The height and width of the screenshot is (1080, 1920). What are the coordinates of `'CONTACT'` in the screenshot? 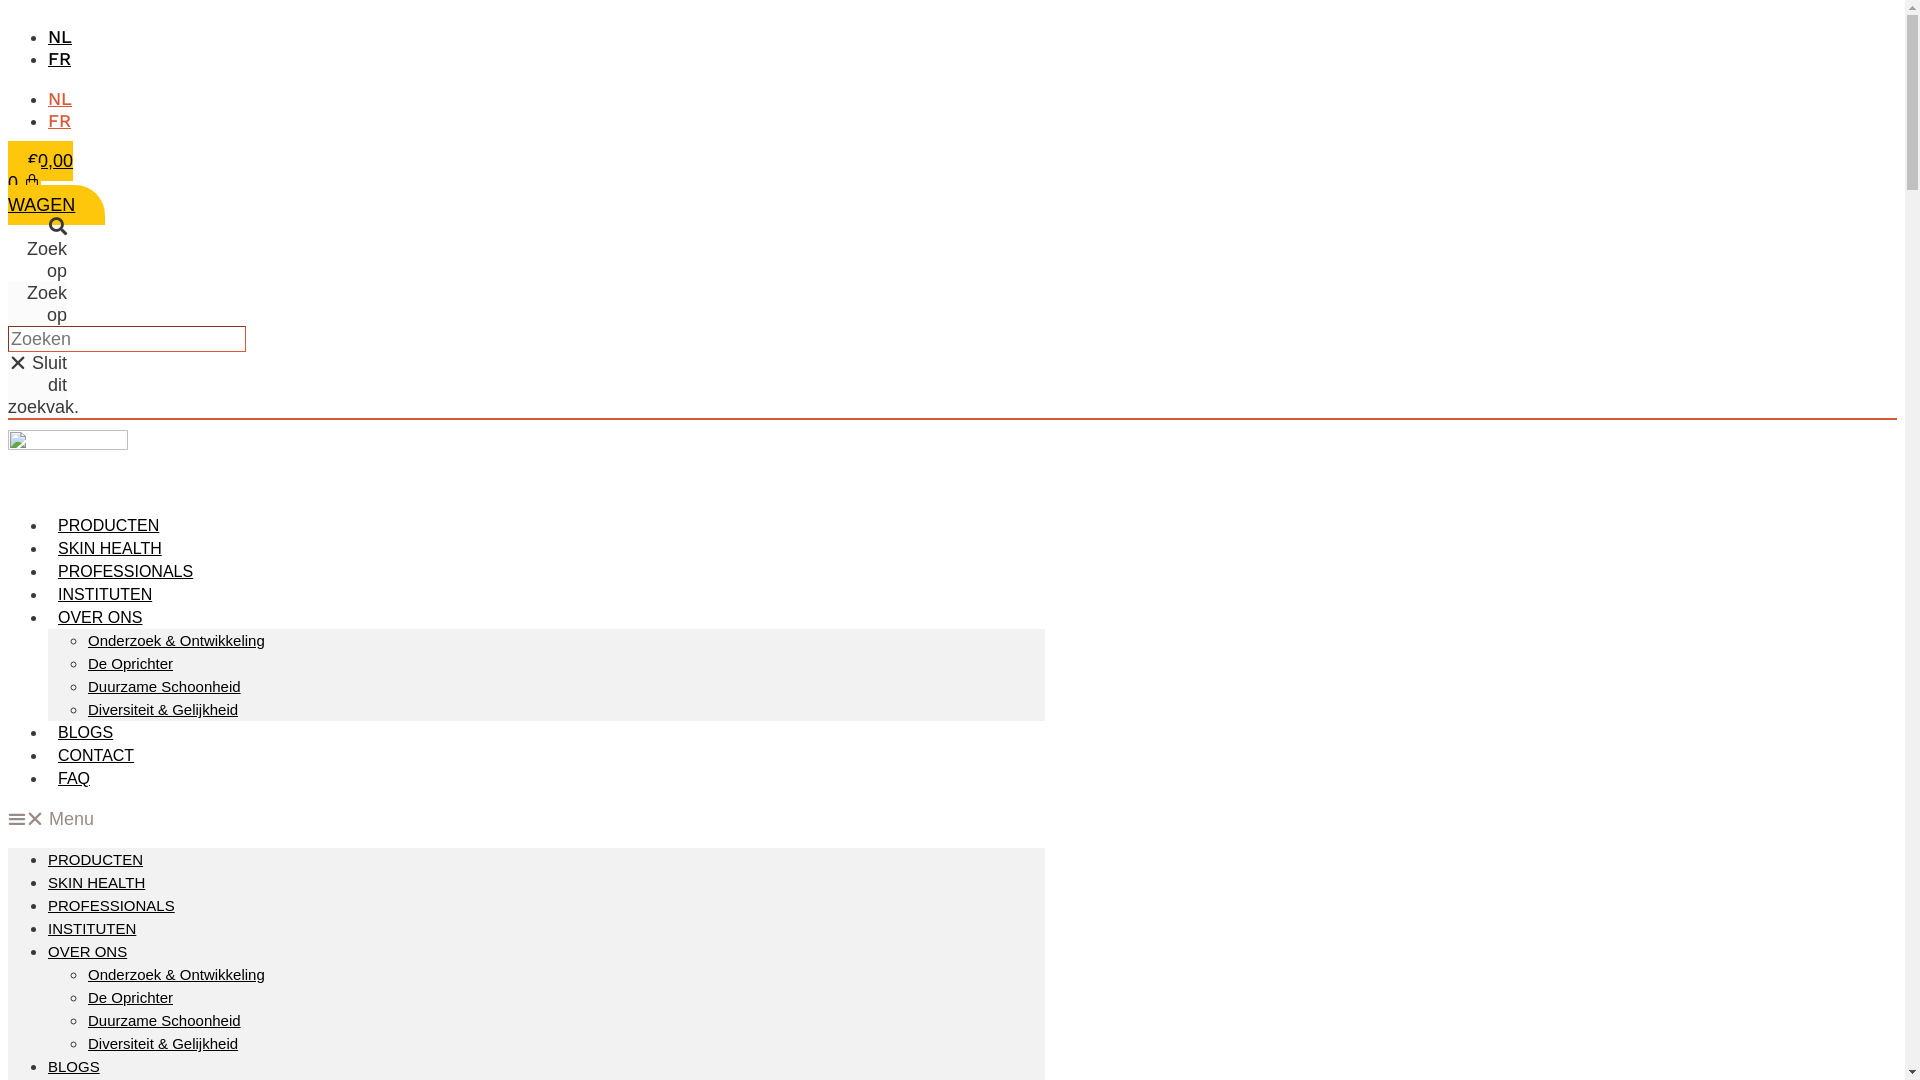 It's located at (95, 755).